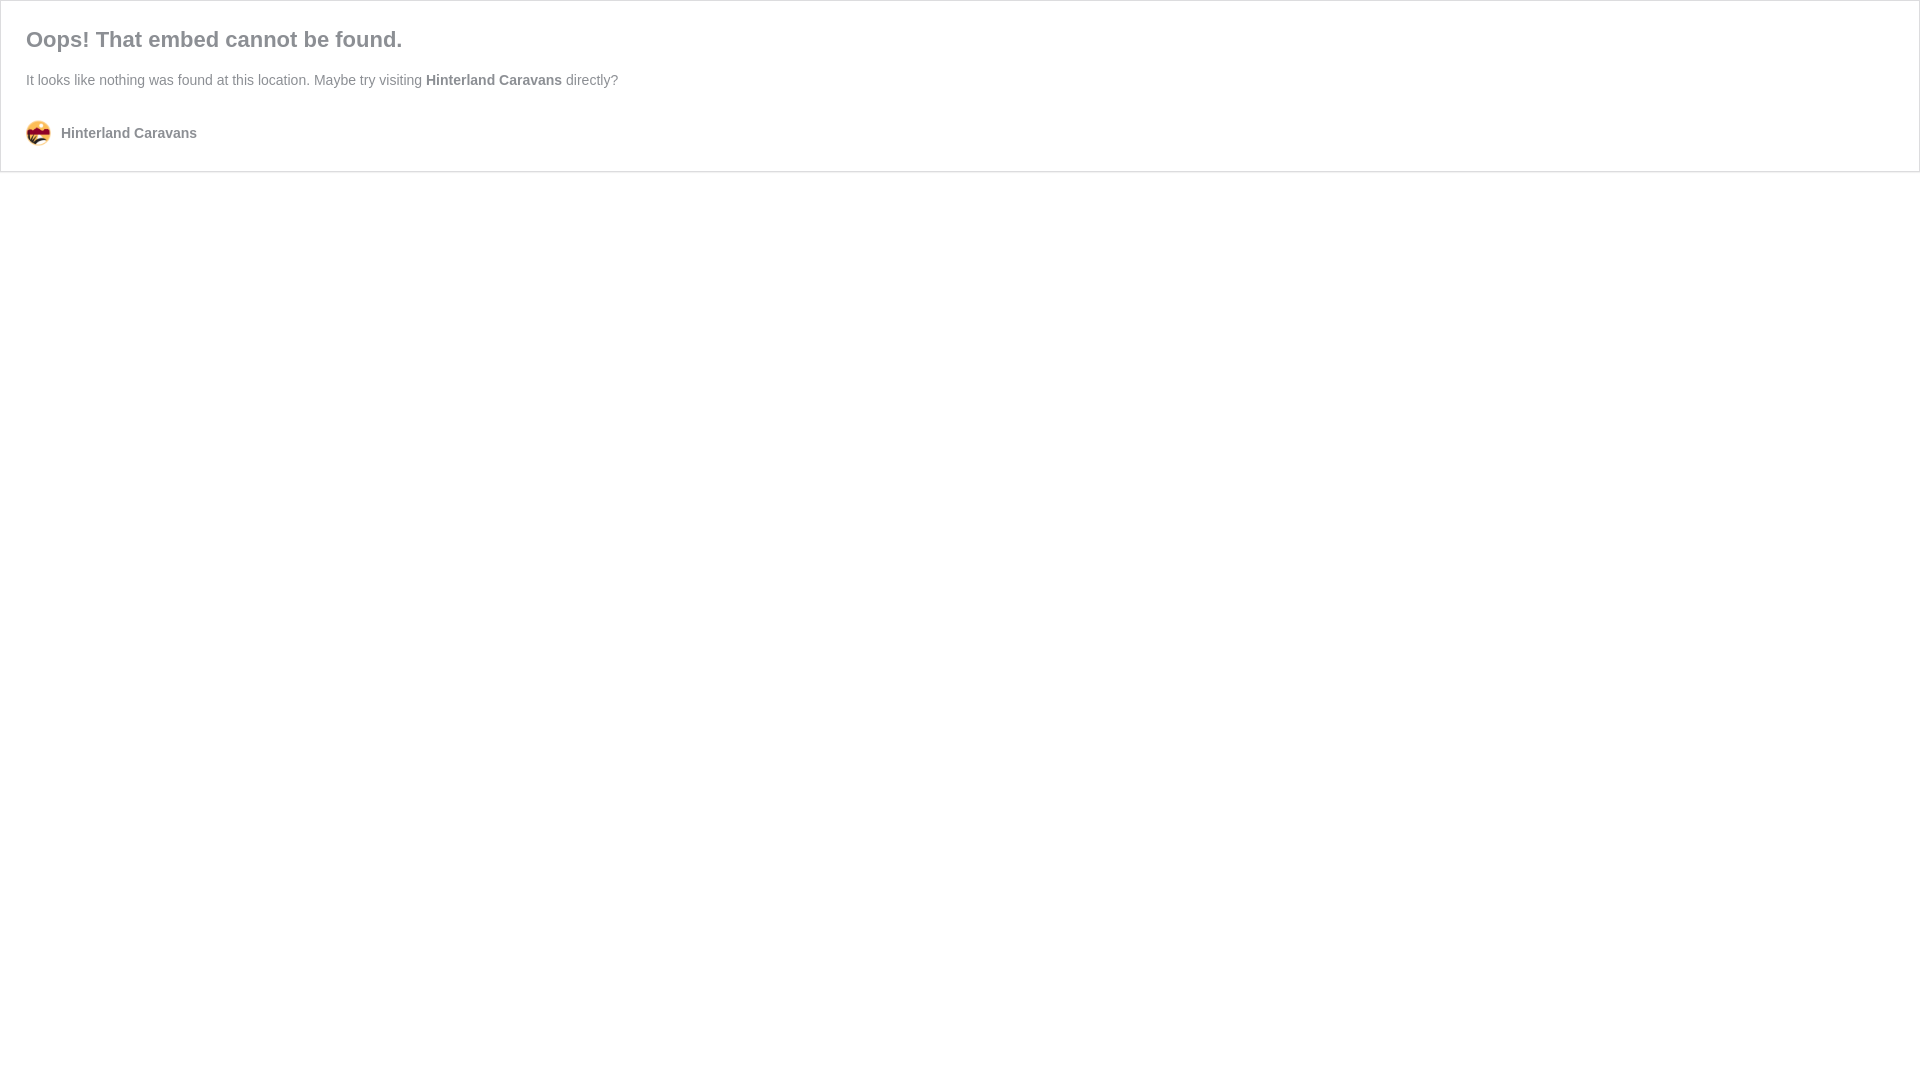 This screenshot has height=1080, width=1920. What do you see at coordinates (494, 79) in the screenshot?
I see `'Hinterland Caravans'` at bounding box center [494, 79].